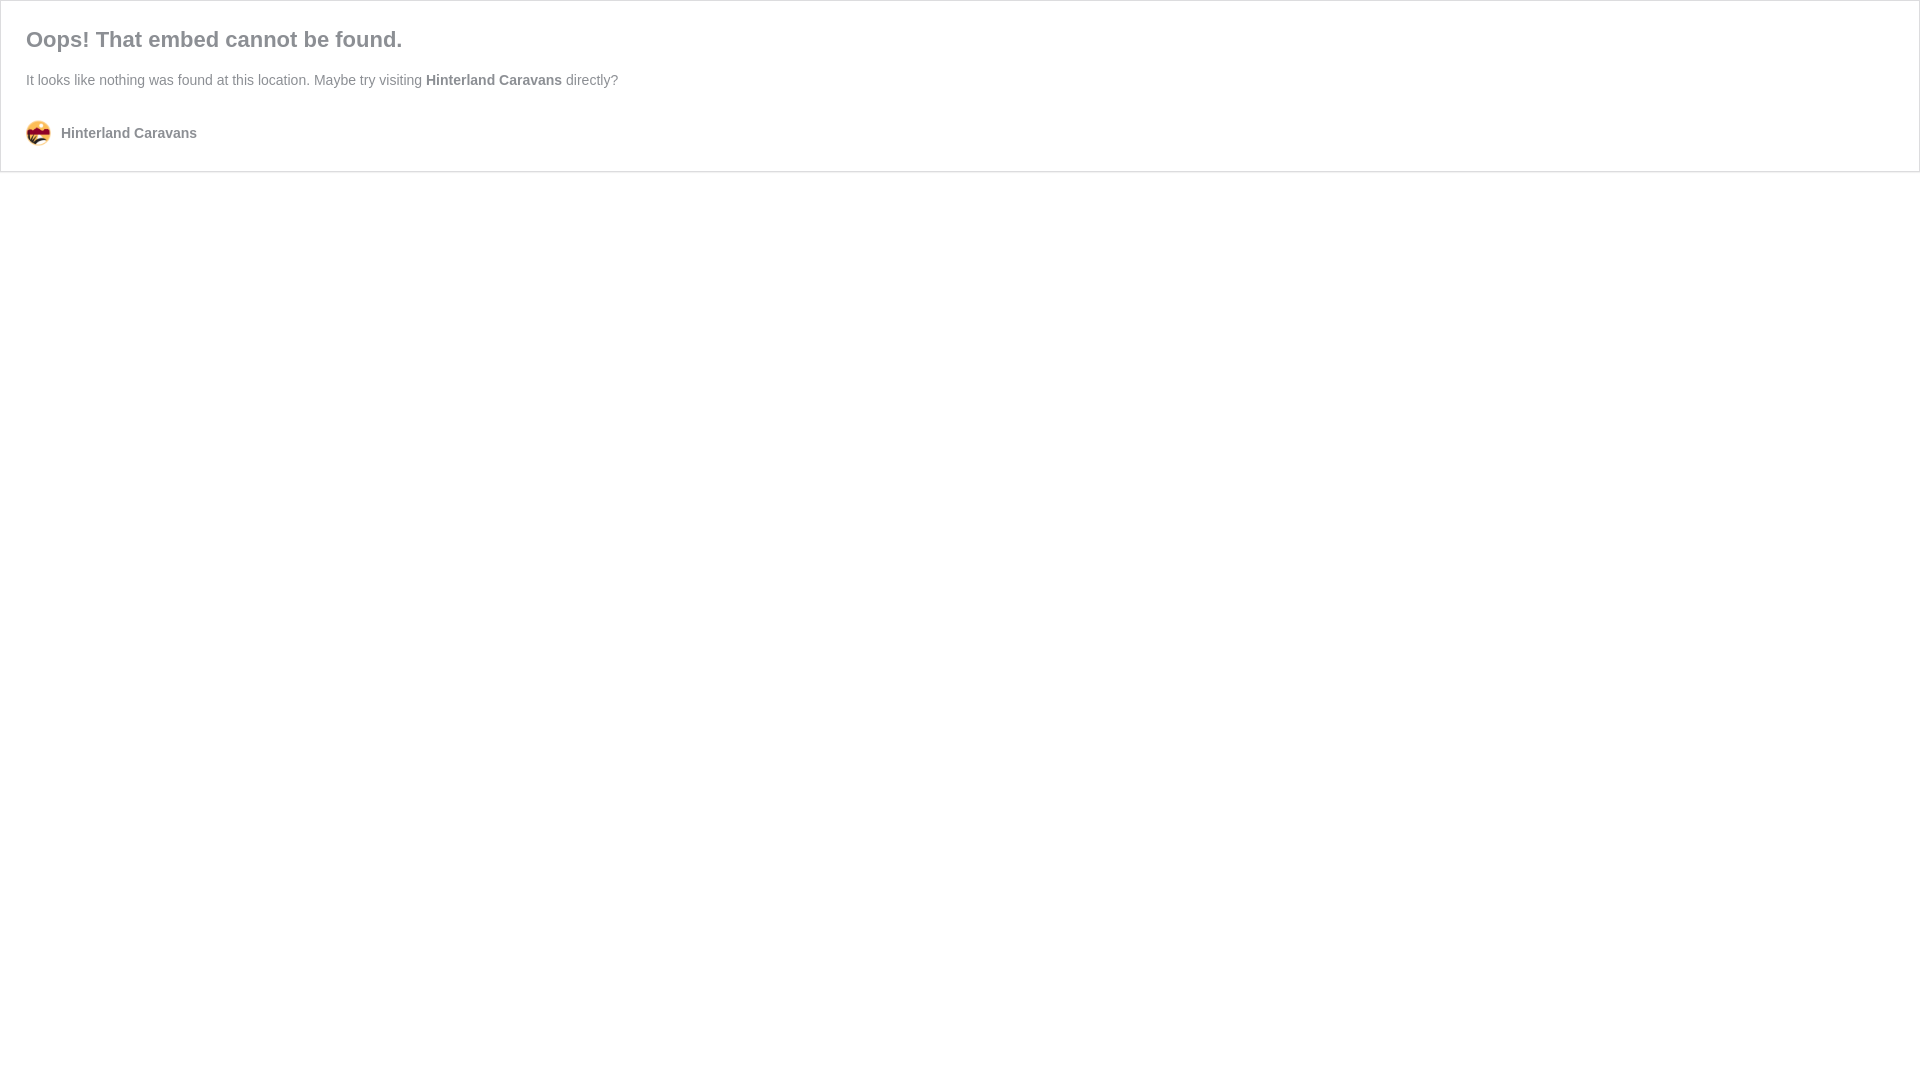 This screenshot has height=1080, width=1920. What do you see at coordinates (494, 79) in the screenshot?
I see `'Hinterland Caravans'` at bounding box center [494, 79].